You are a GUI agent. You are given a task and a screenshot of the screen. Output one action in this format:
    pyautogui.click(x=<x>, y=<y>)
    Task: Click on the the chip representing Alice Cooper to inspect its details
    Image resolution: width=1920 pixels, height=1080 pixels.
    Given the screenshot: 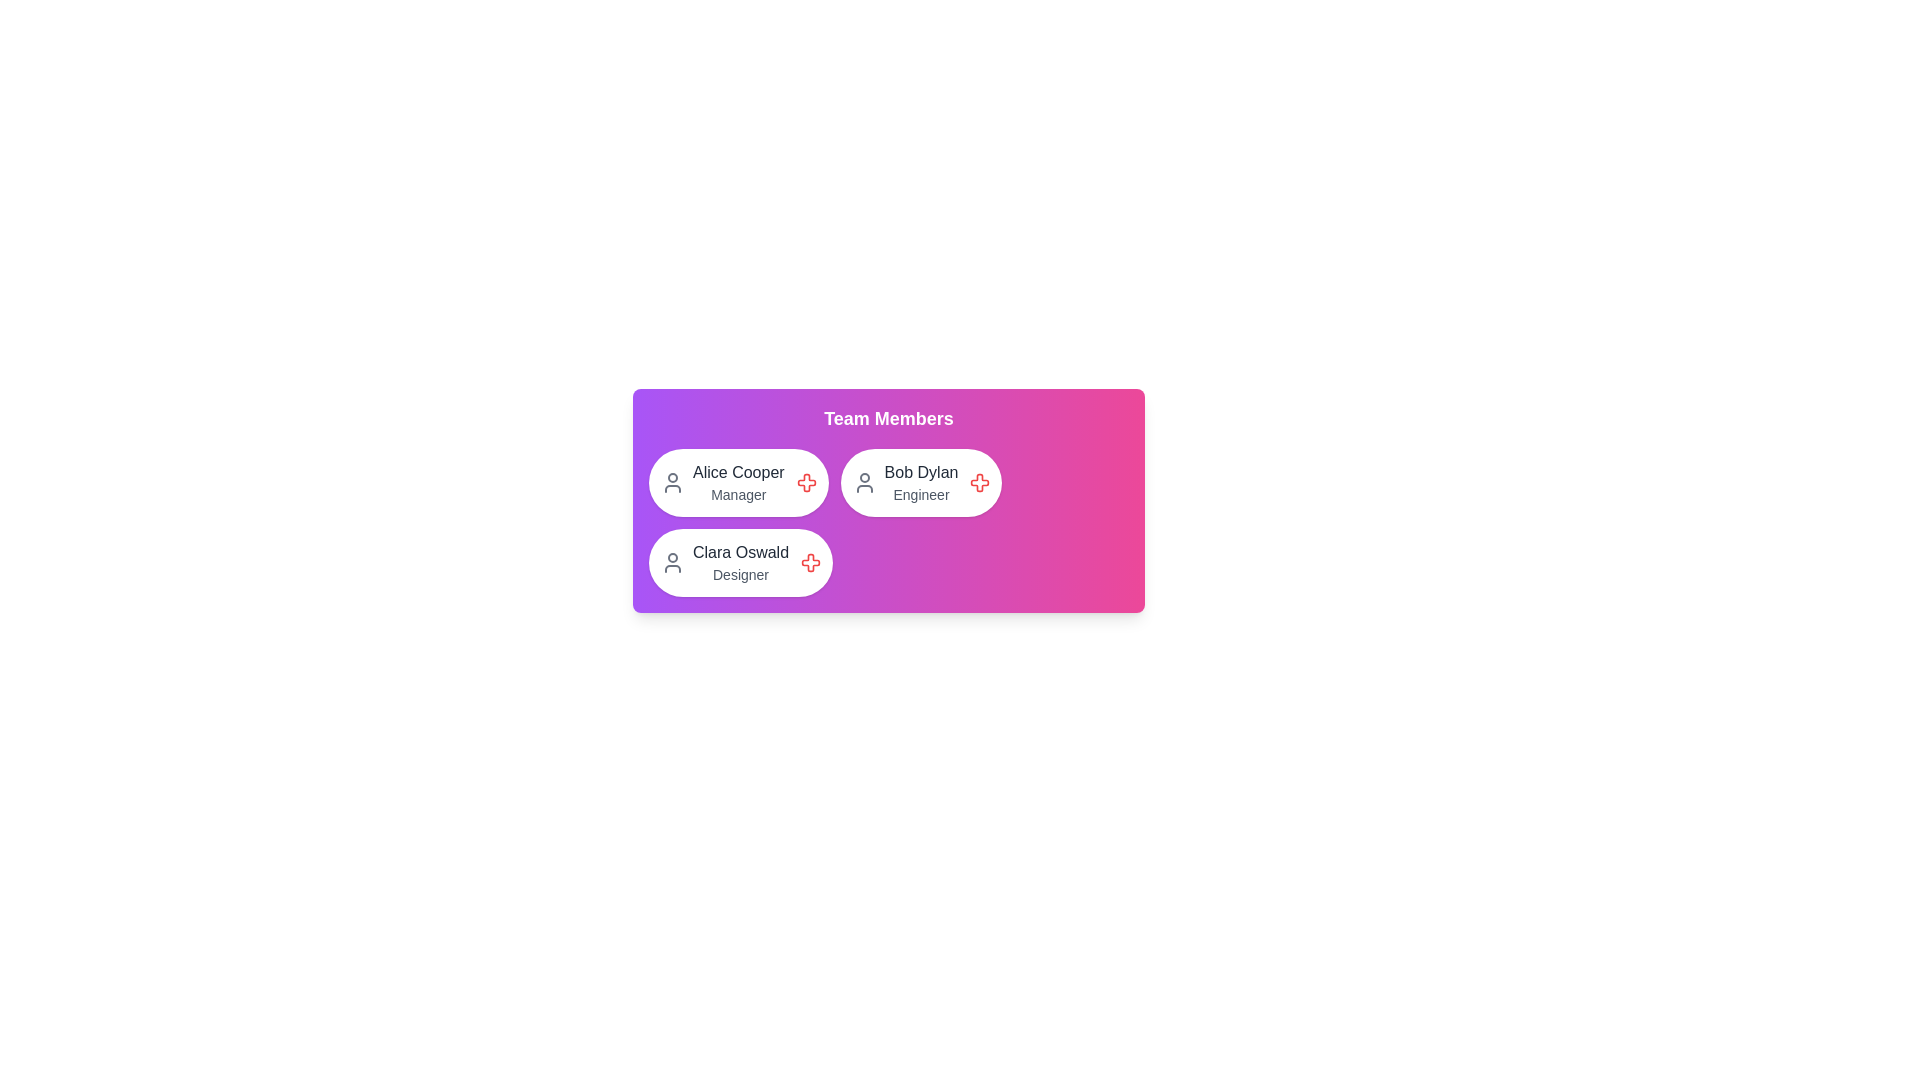 What is the action you would take?
    pyautogui.click(x=737, y=482)
    